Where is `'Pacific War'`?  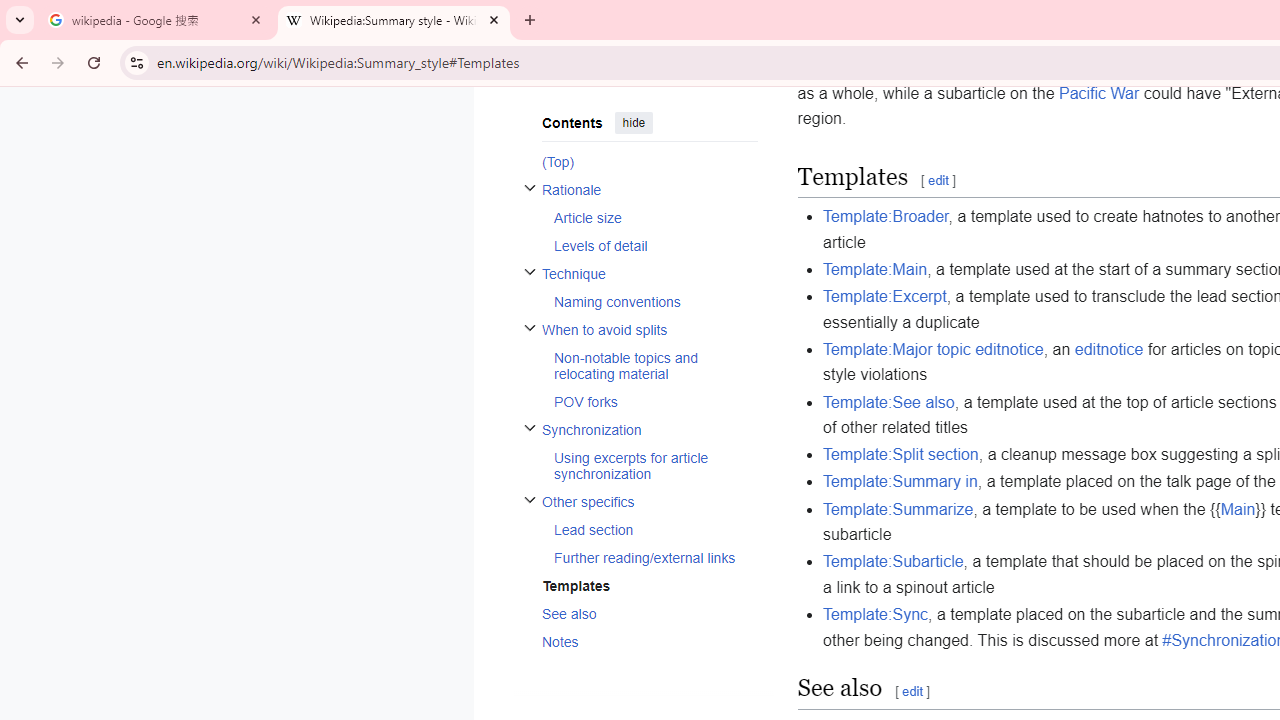 'Pacific War' is located at coordinates (1098, 93).